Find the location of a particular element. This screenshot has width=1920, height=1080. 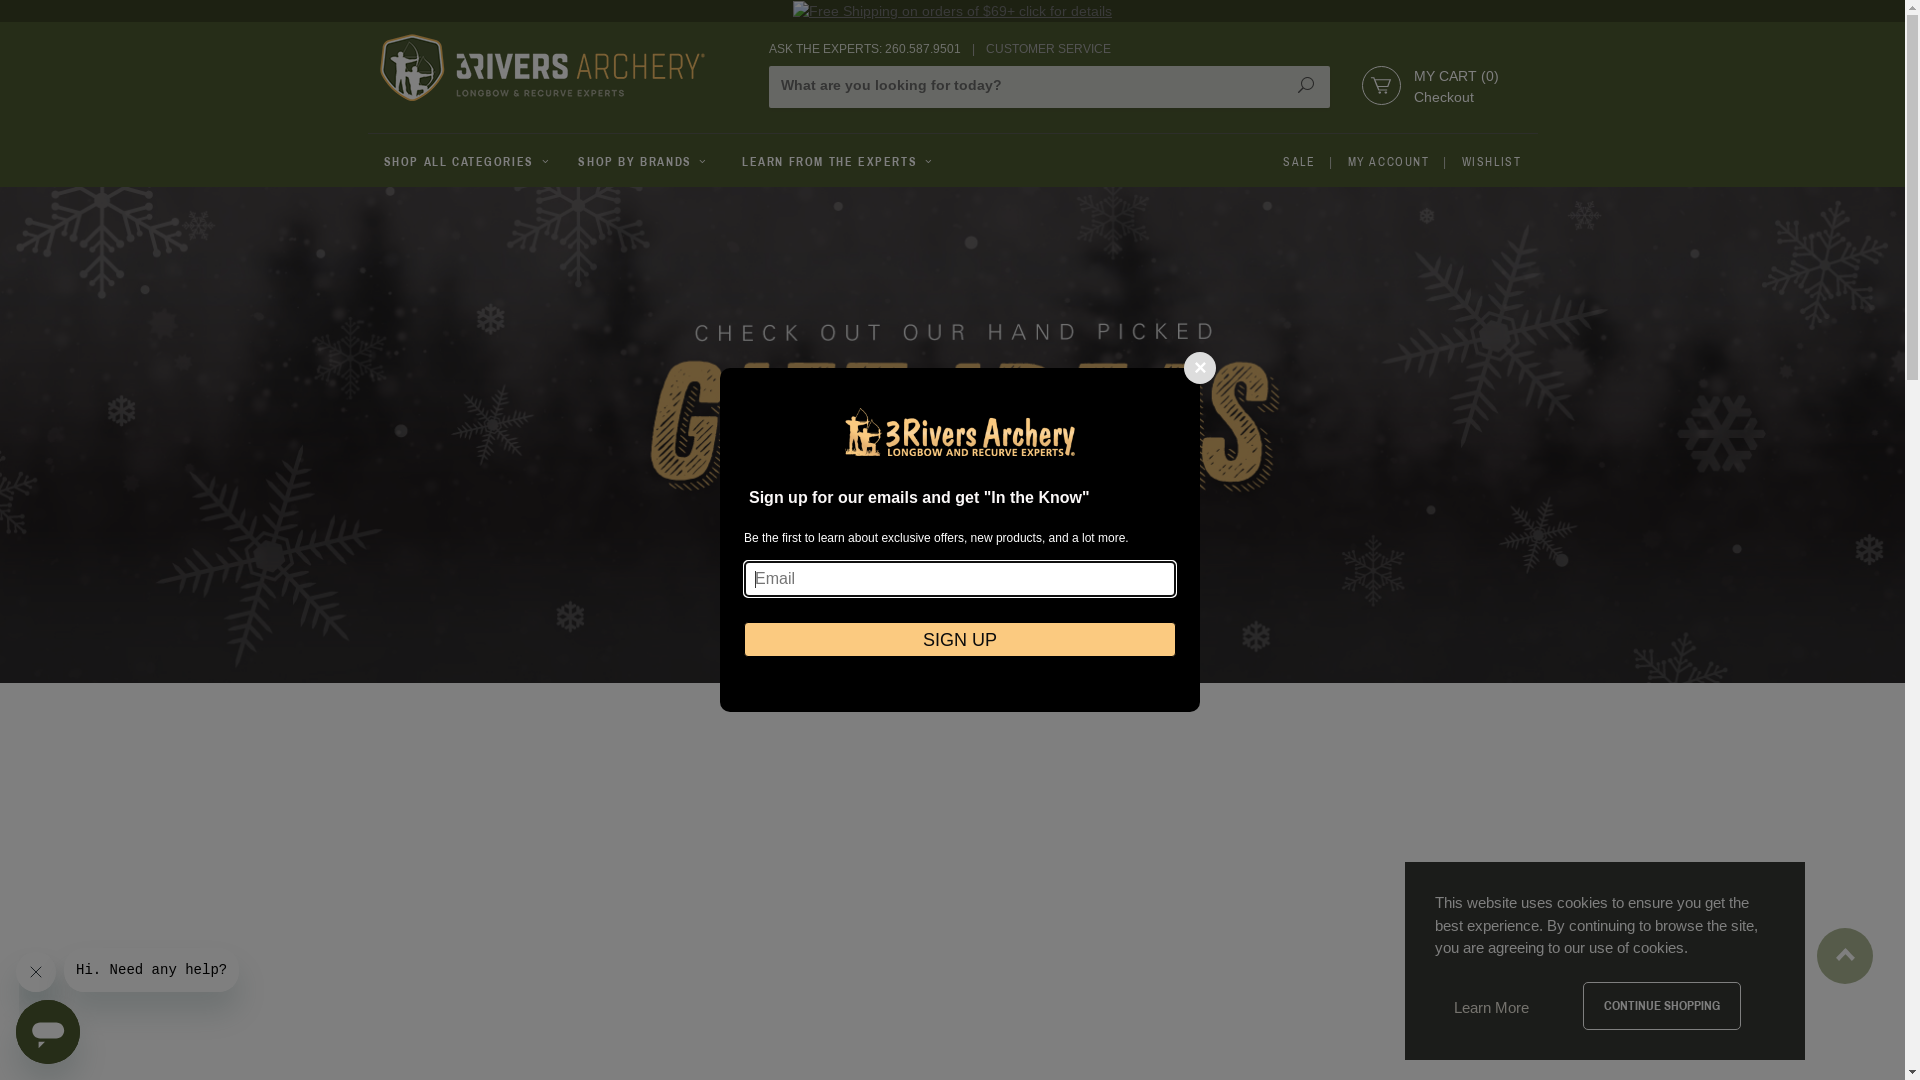

'Message from company' is located at coordinates (63, 968).